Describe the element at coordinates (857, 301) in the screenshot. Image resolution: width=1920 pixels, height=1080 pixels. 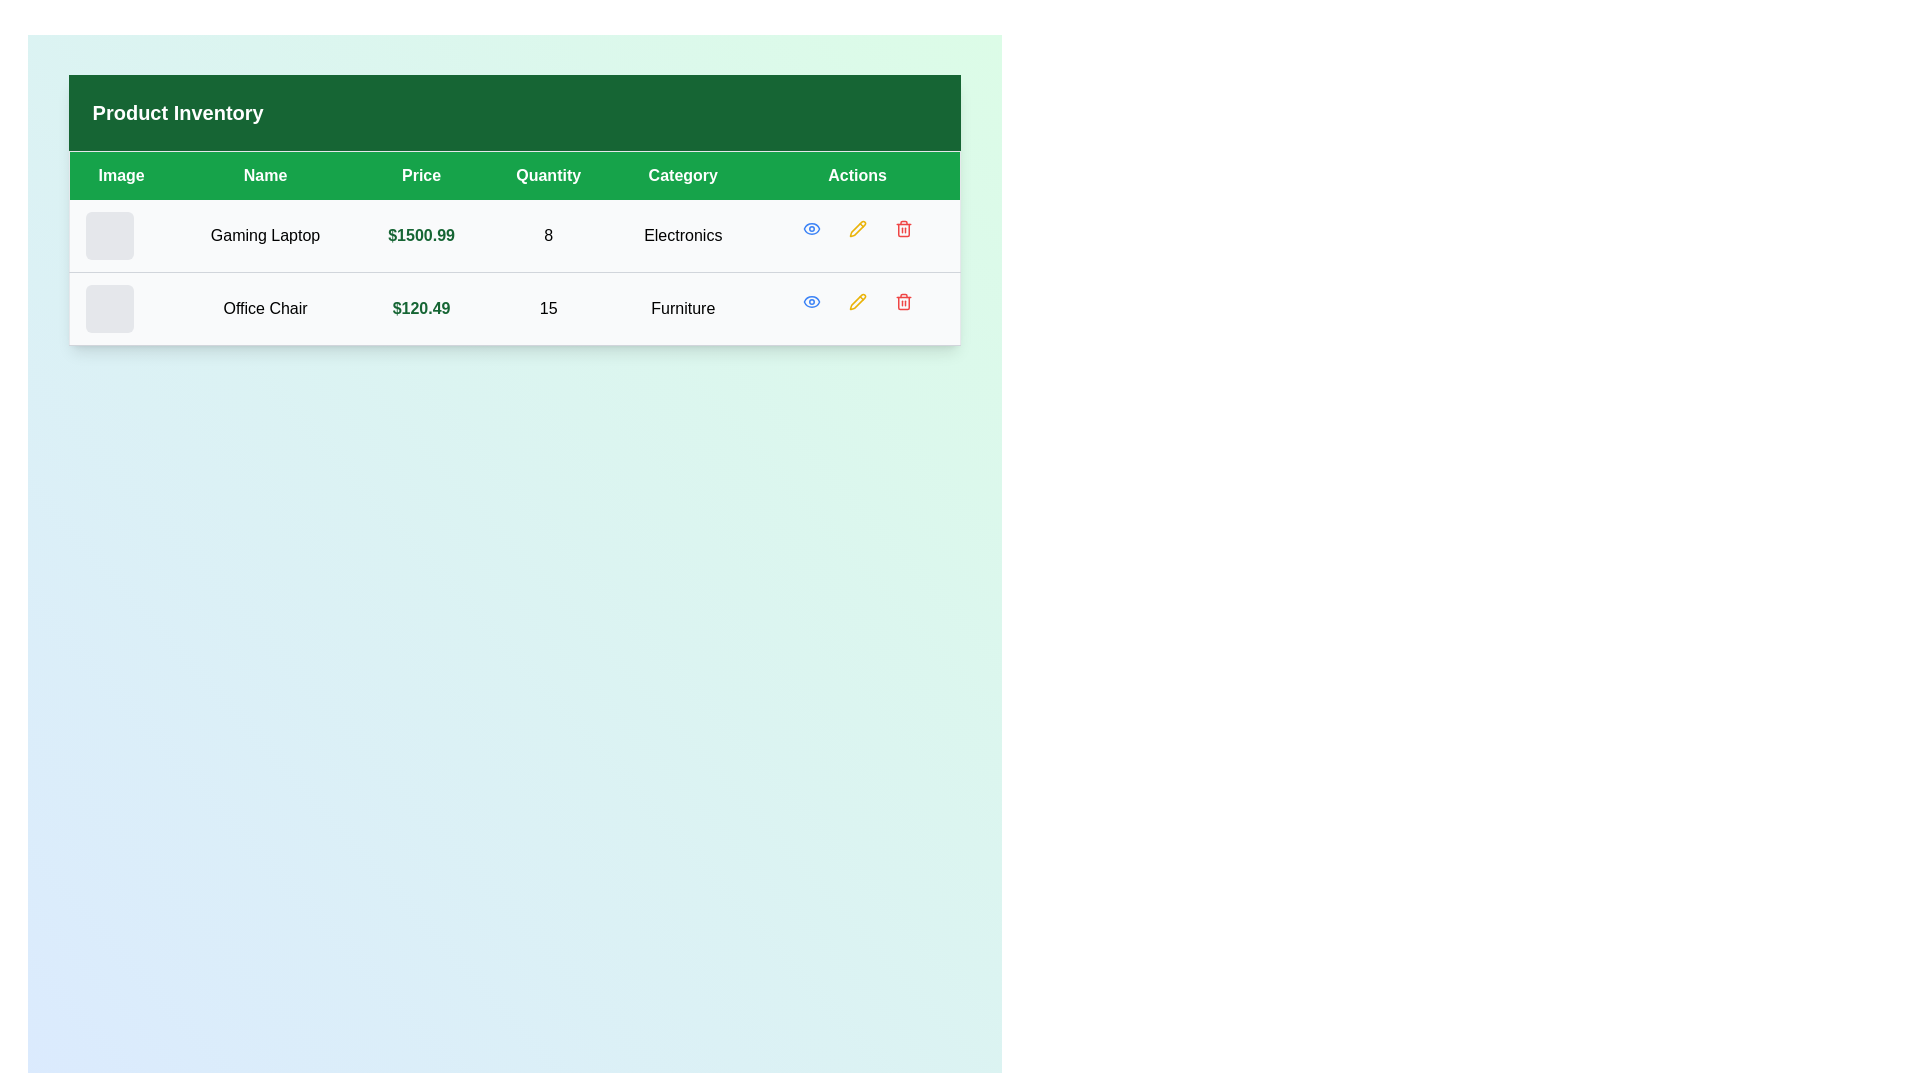
I see `the edit button located in the 'Actions' column of the second row of the product inventory table, next to 'Office Chair'` at that location.